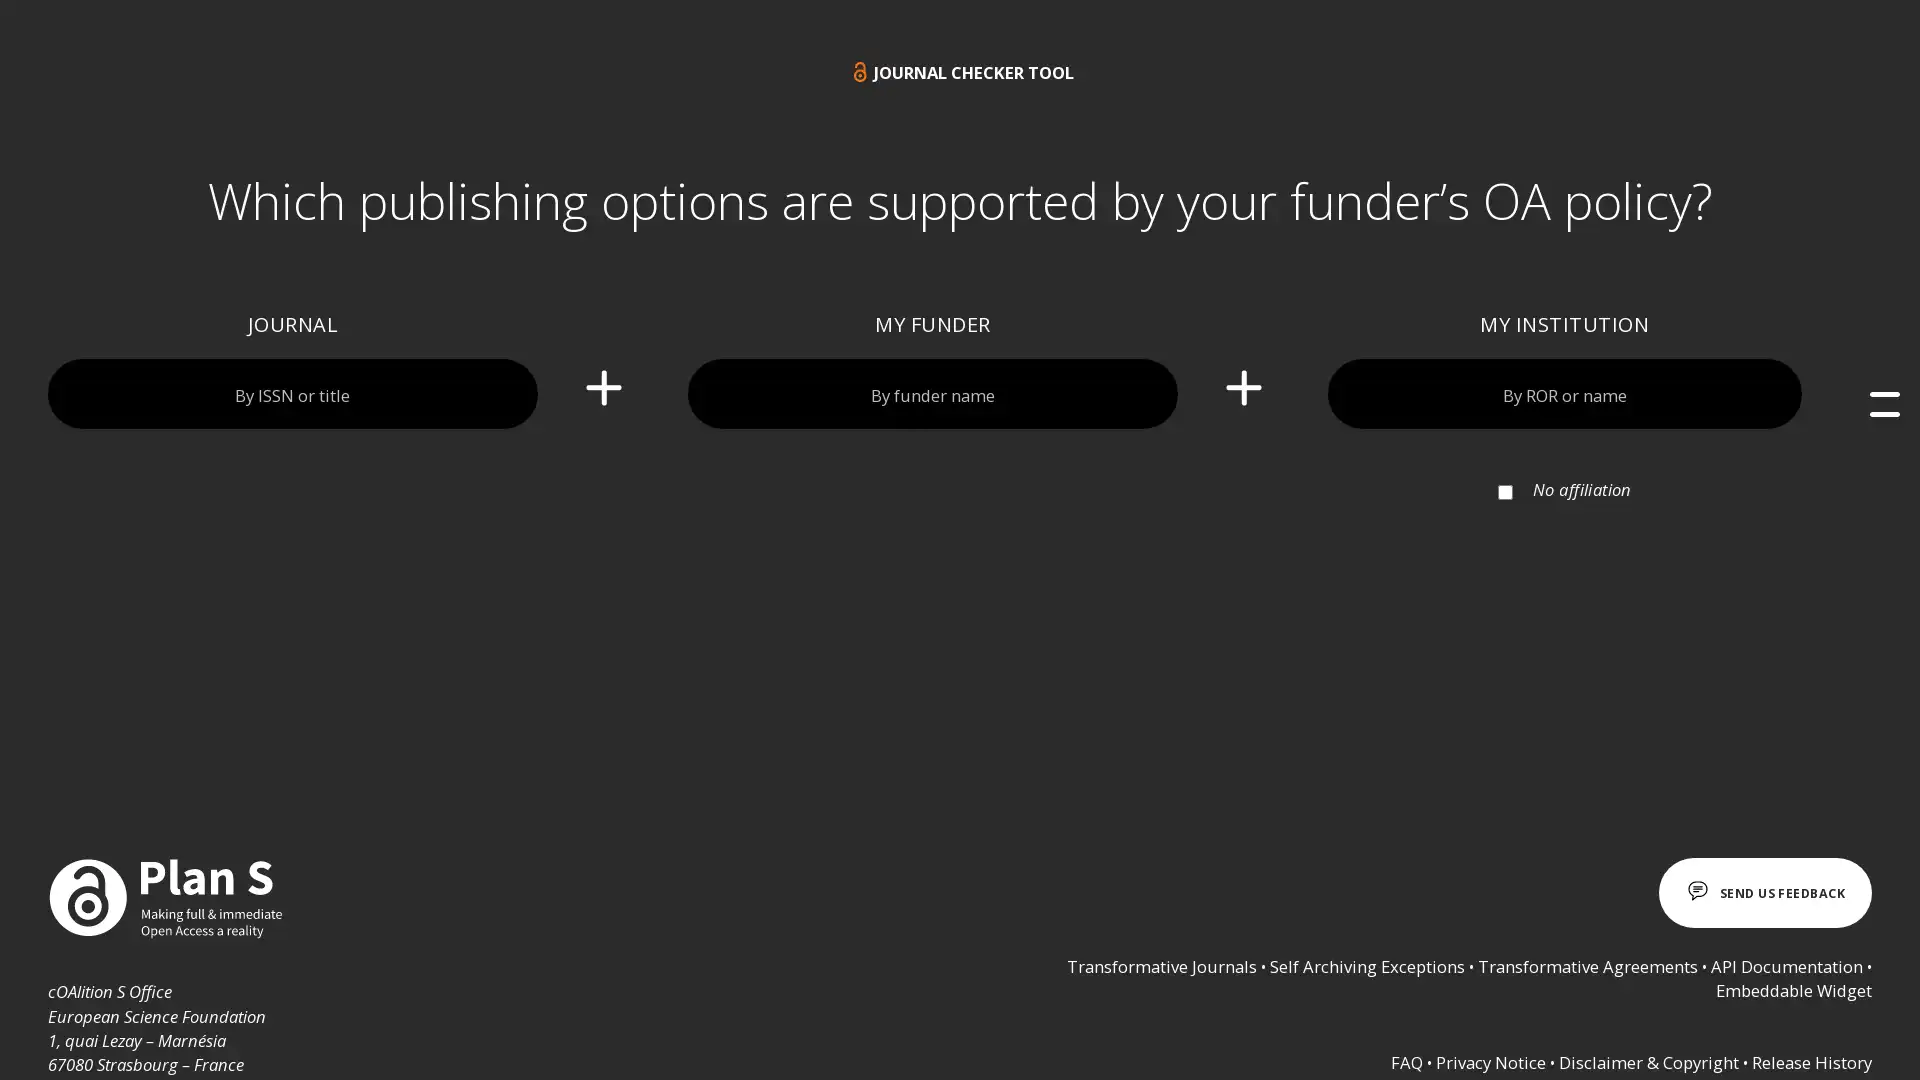 The height and width of the screenshot is (1080, 1920). I want to click on SEND US FEEDBACK, so click(1754, 892).